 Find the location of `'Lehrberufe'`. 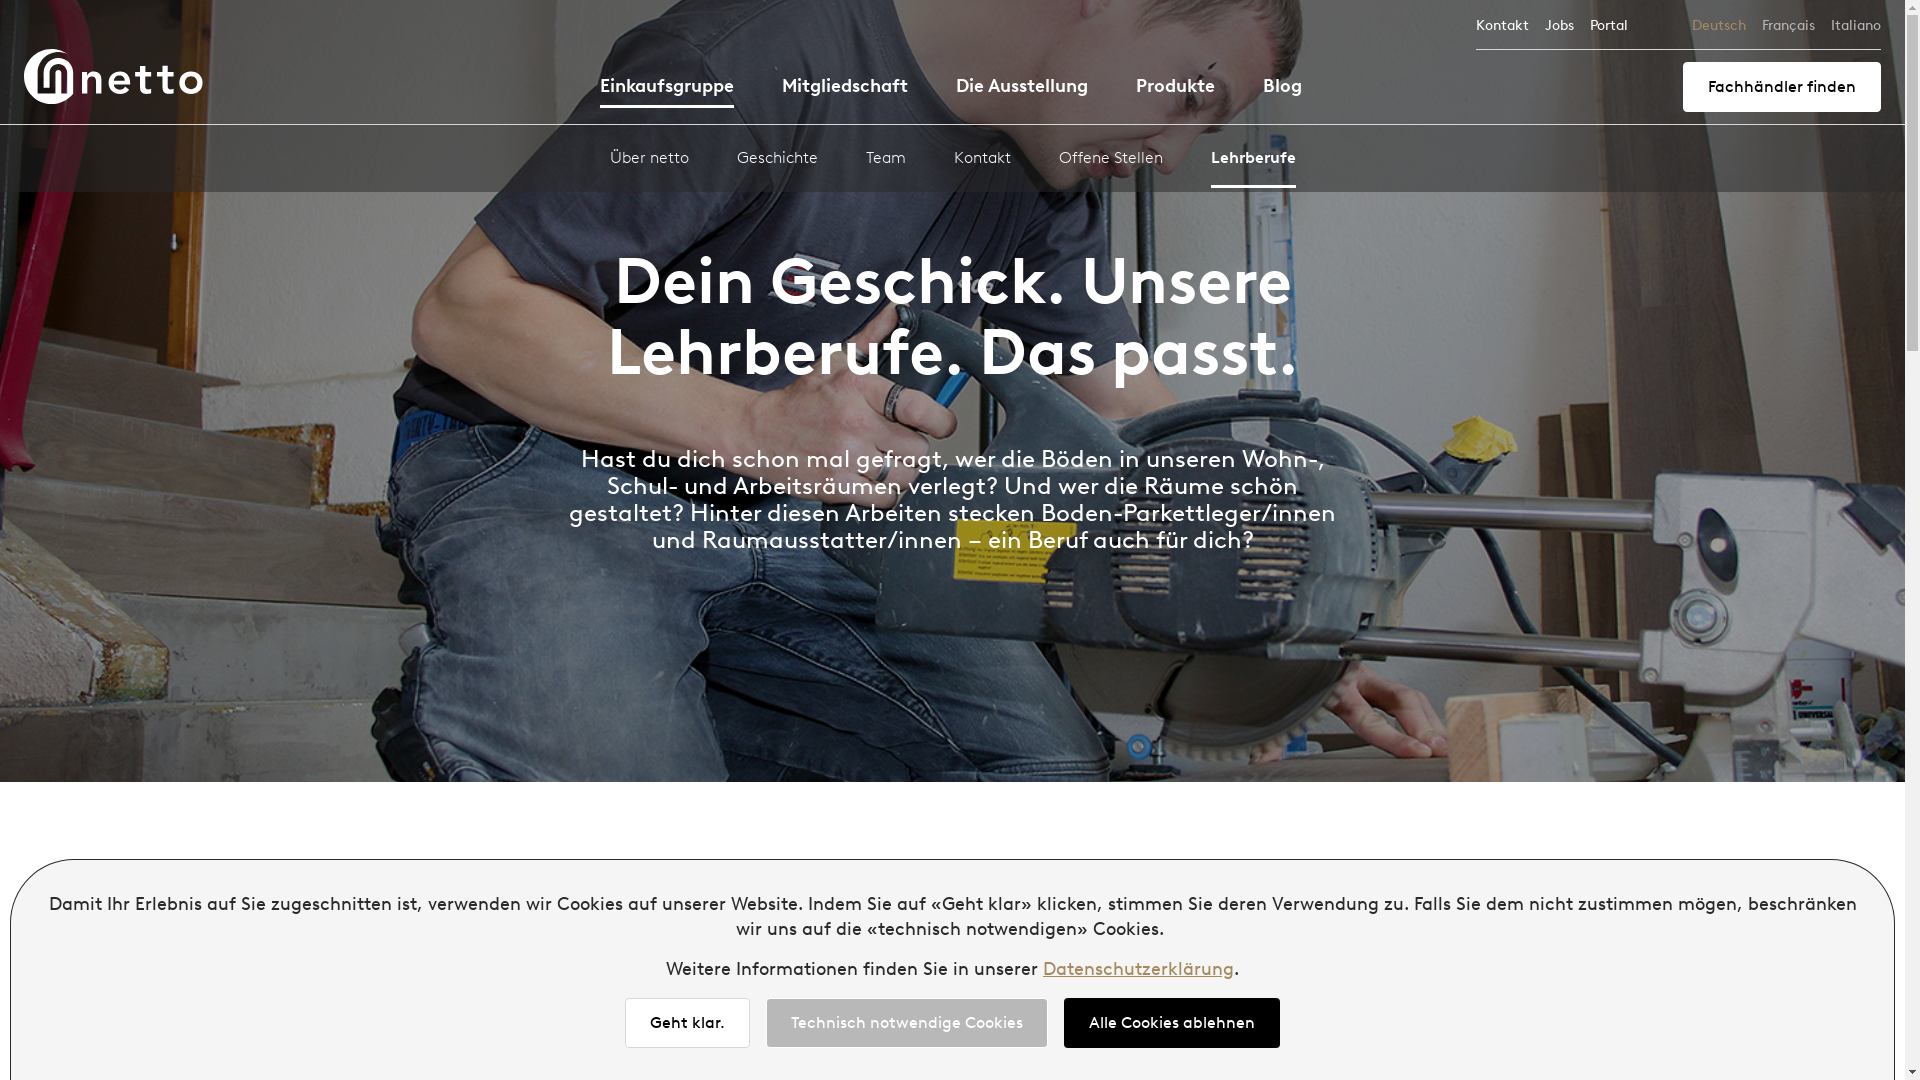

'Lehrberufe' is located at coordinates (1208, 166).